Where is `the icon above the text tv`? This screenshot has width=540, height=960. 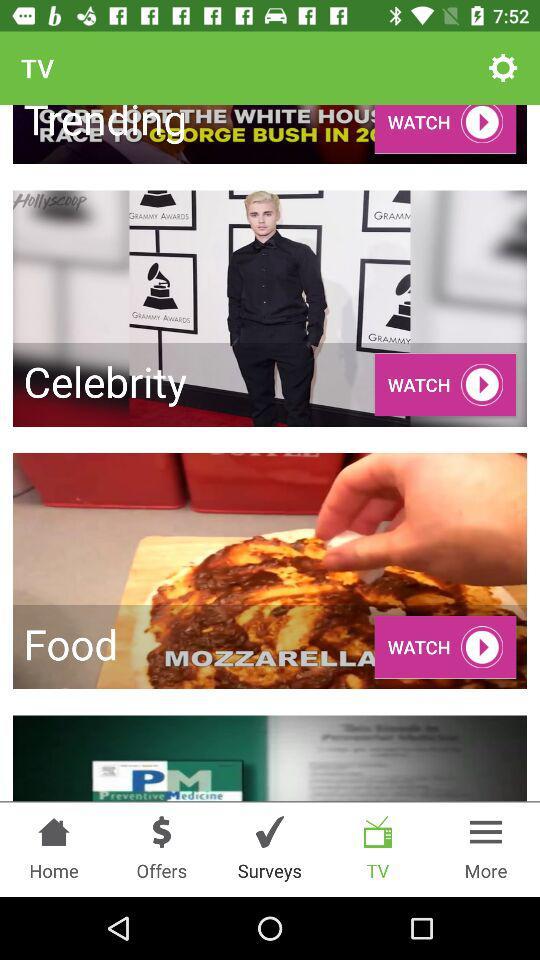
the icon above the text tv is located at coordinates (378, 832).